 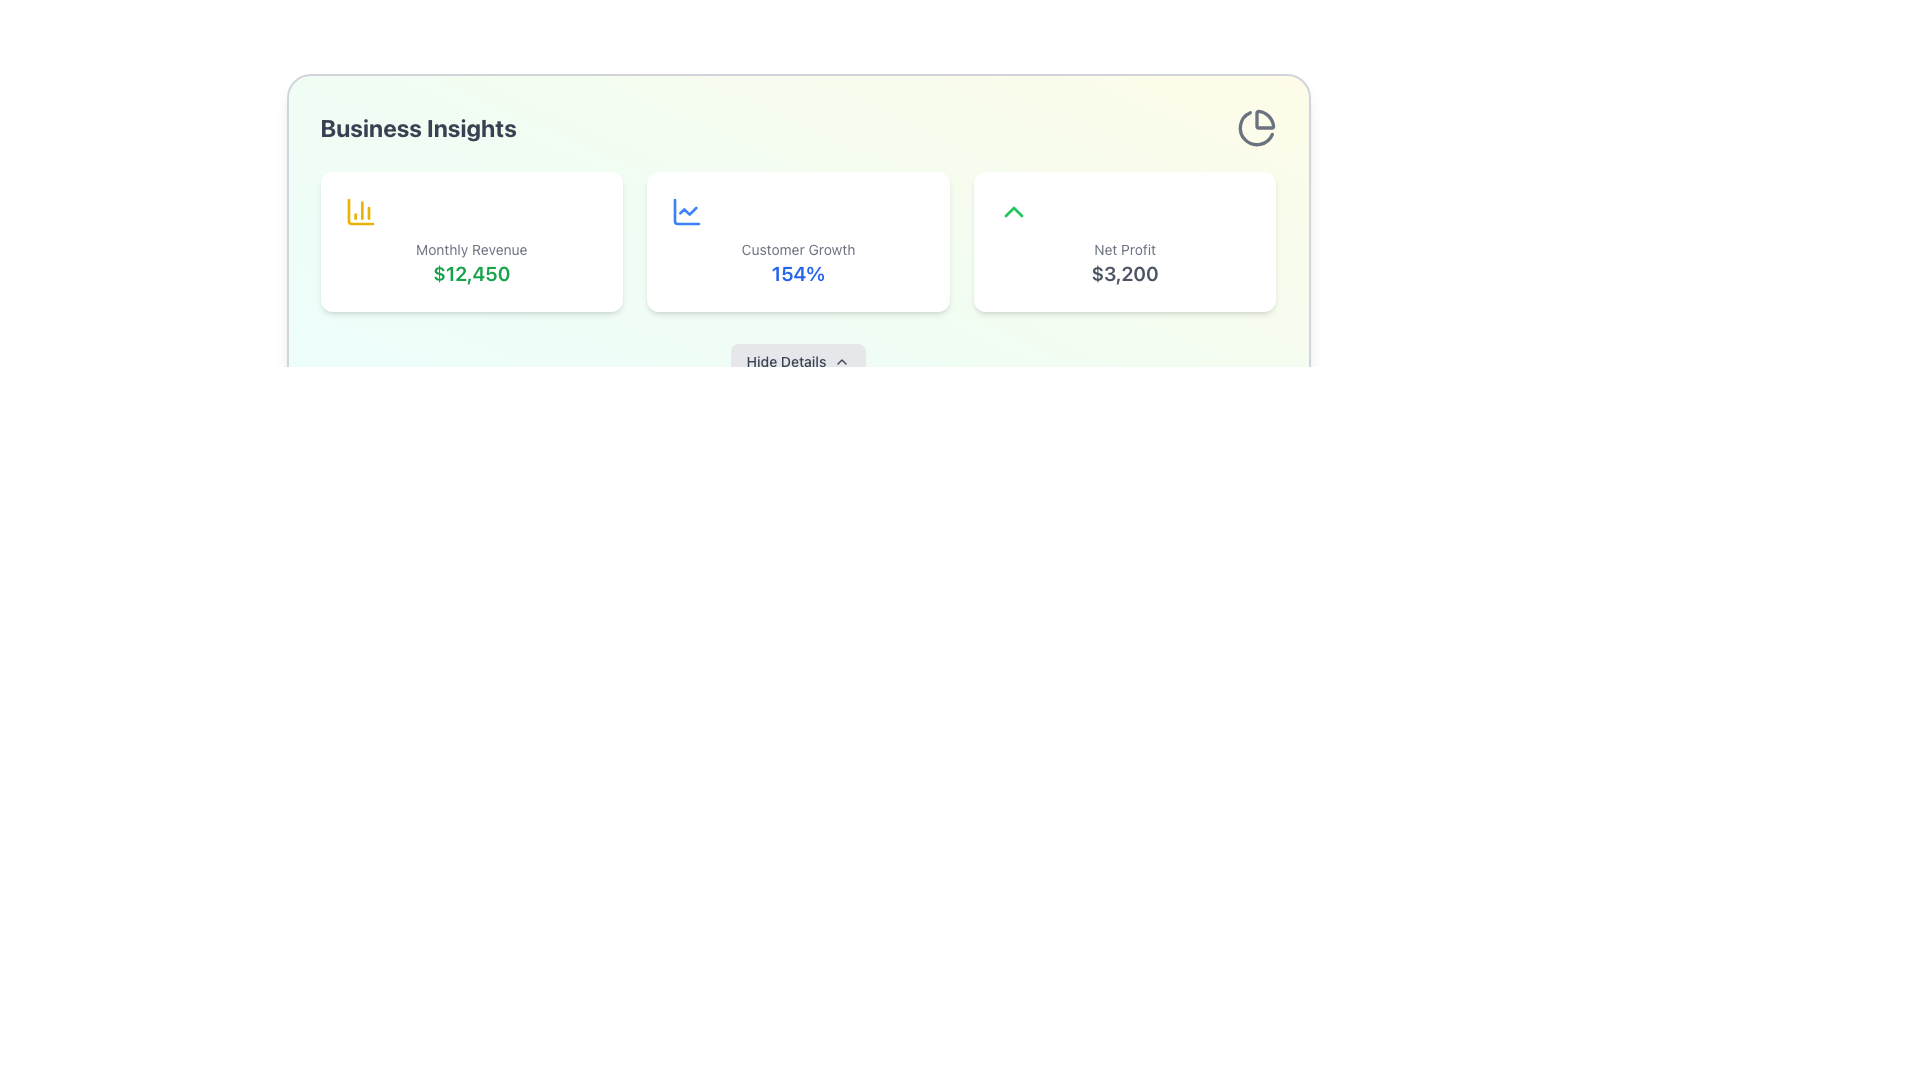 What do you see at coordinates (797, 362) in the screenshot?
I see `the toggle button located centrally in the card-like structure displaying financial metrics to change its background color` at bounding box center [797, 362].